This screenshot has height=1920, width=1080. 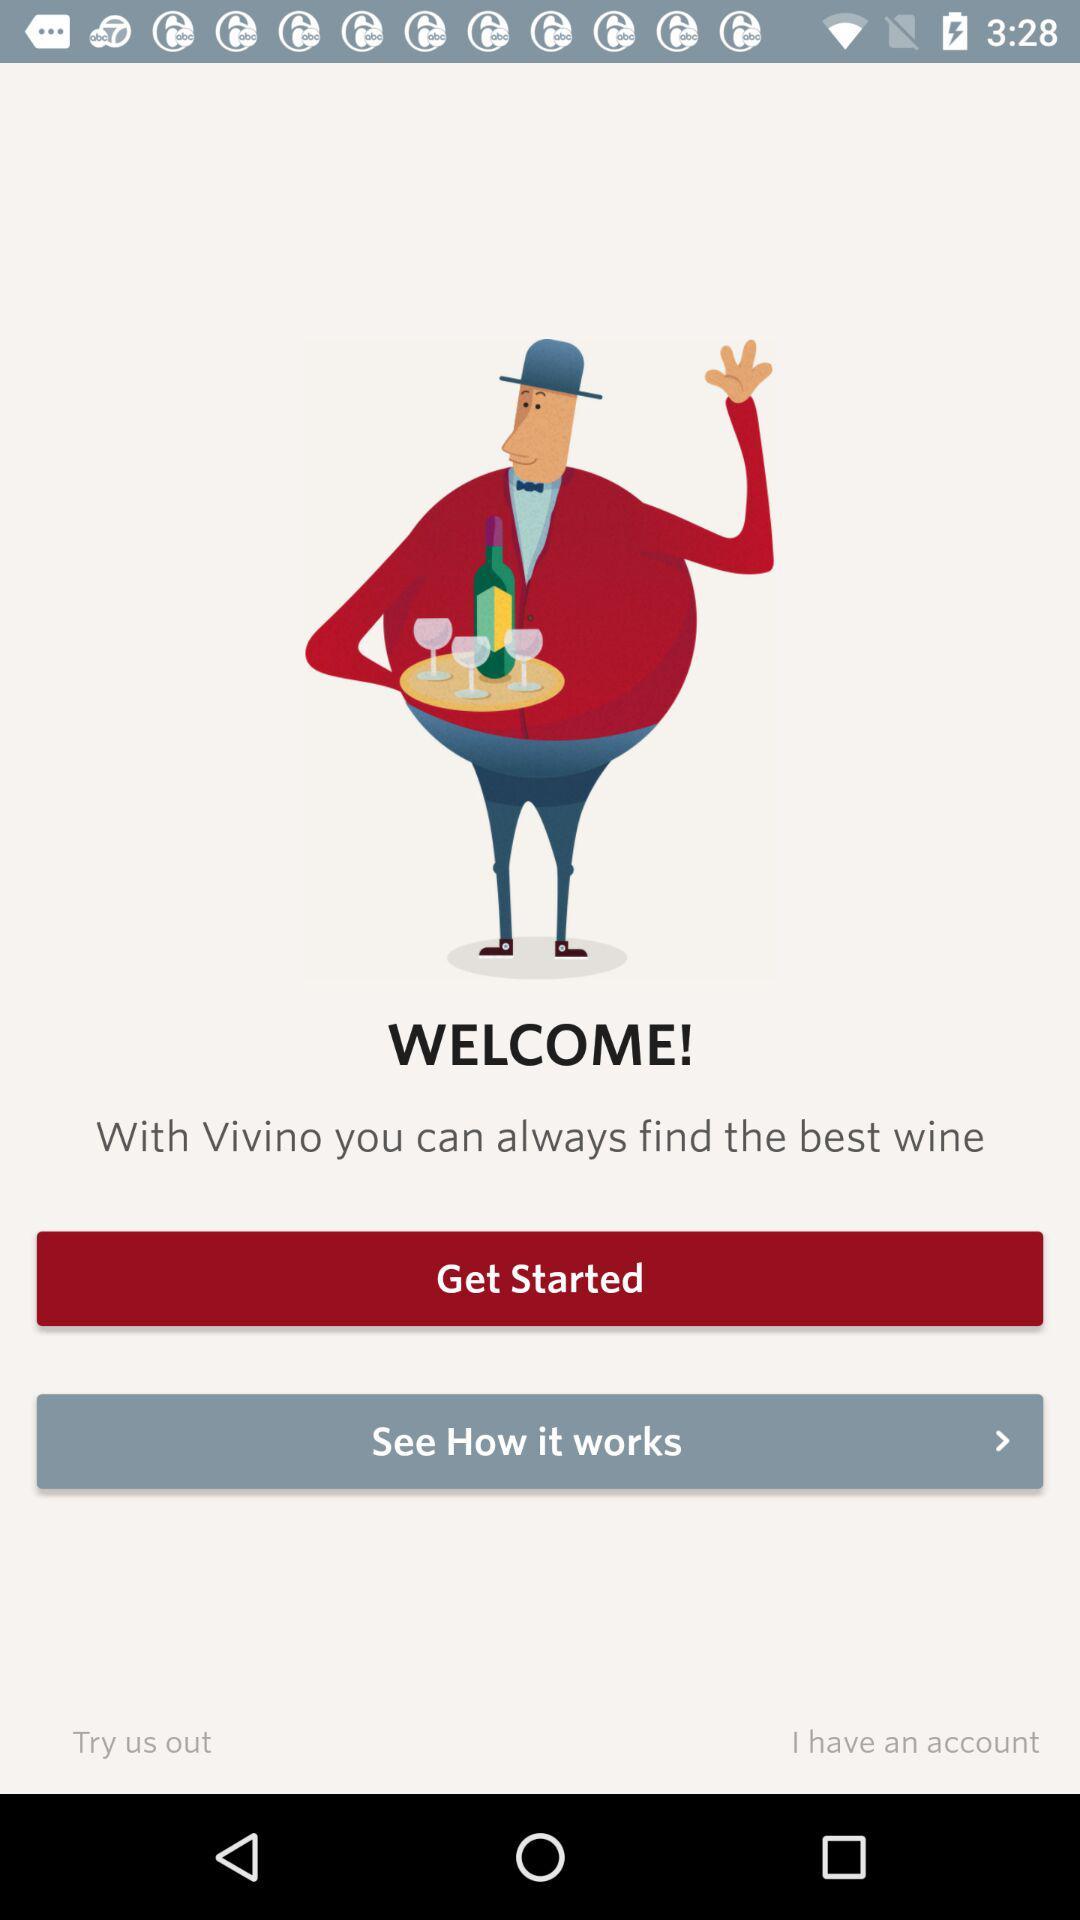 I want to click on the item at the bottom right corner, so click(x=915, y=1740).